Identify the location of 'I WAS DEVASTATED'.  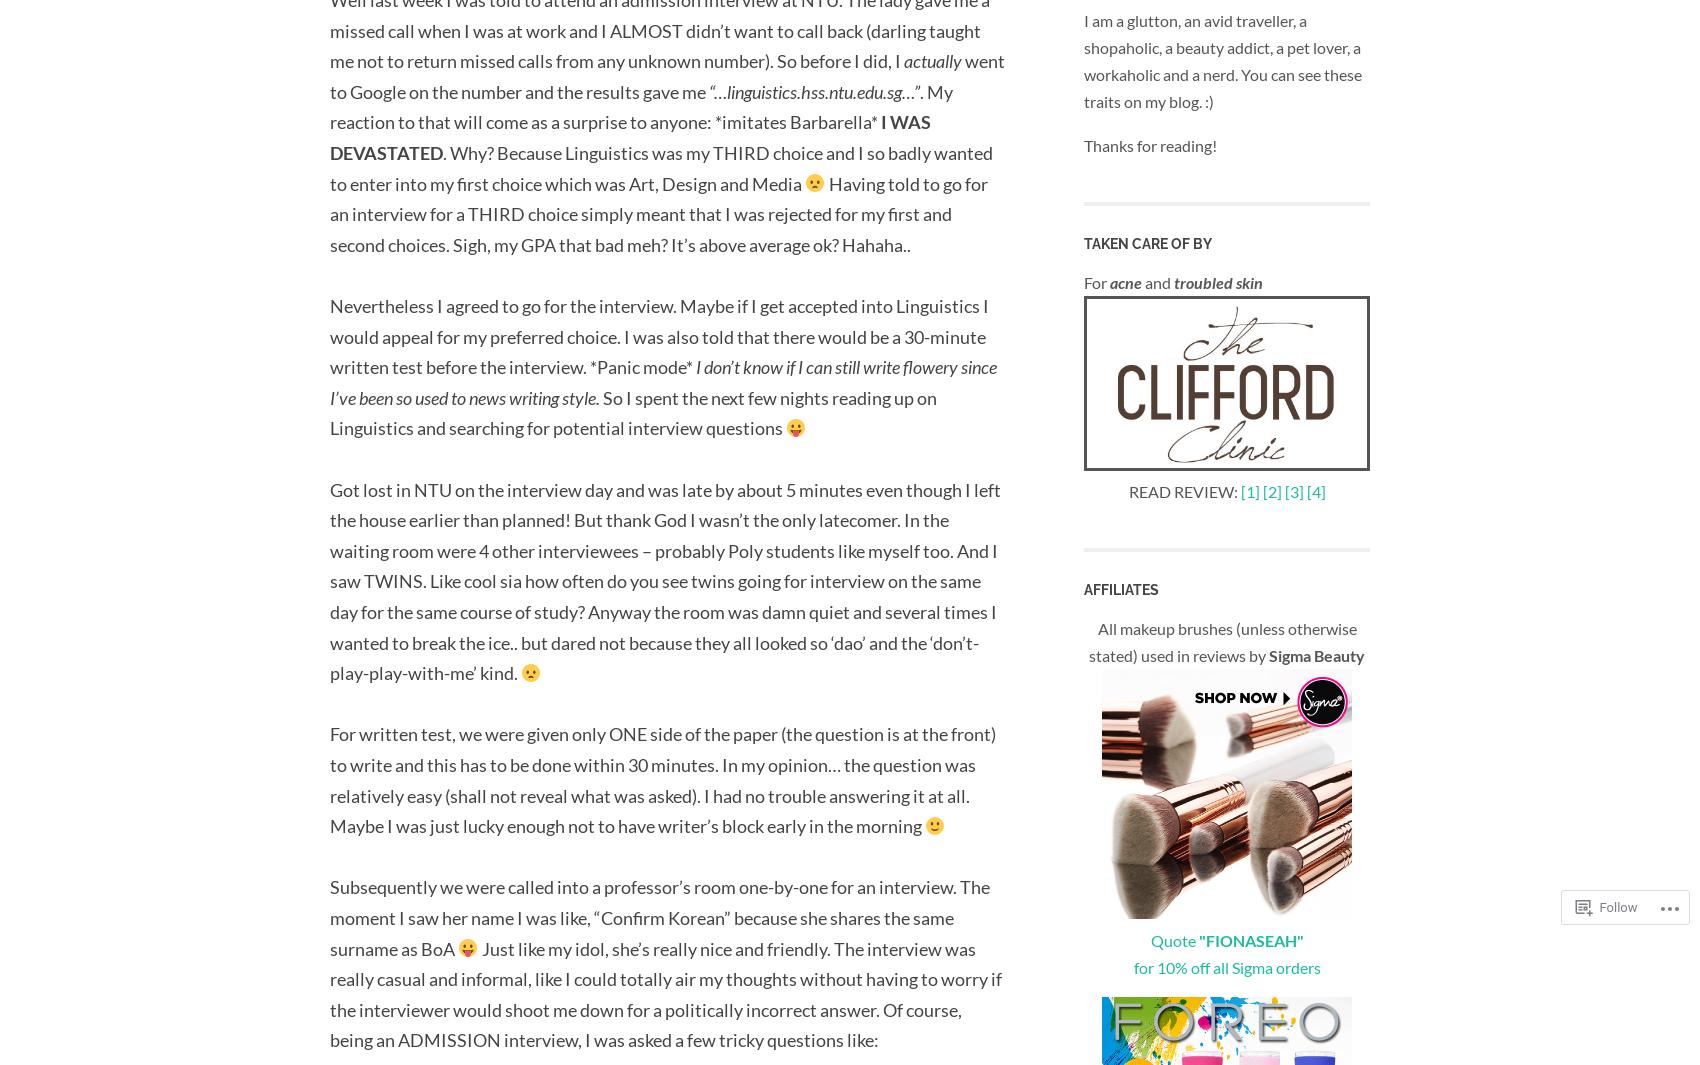
(629, 136).